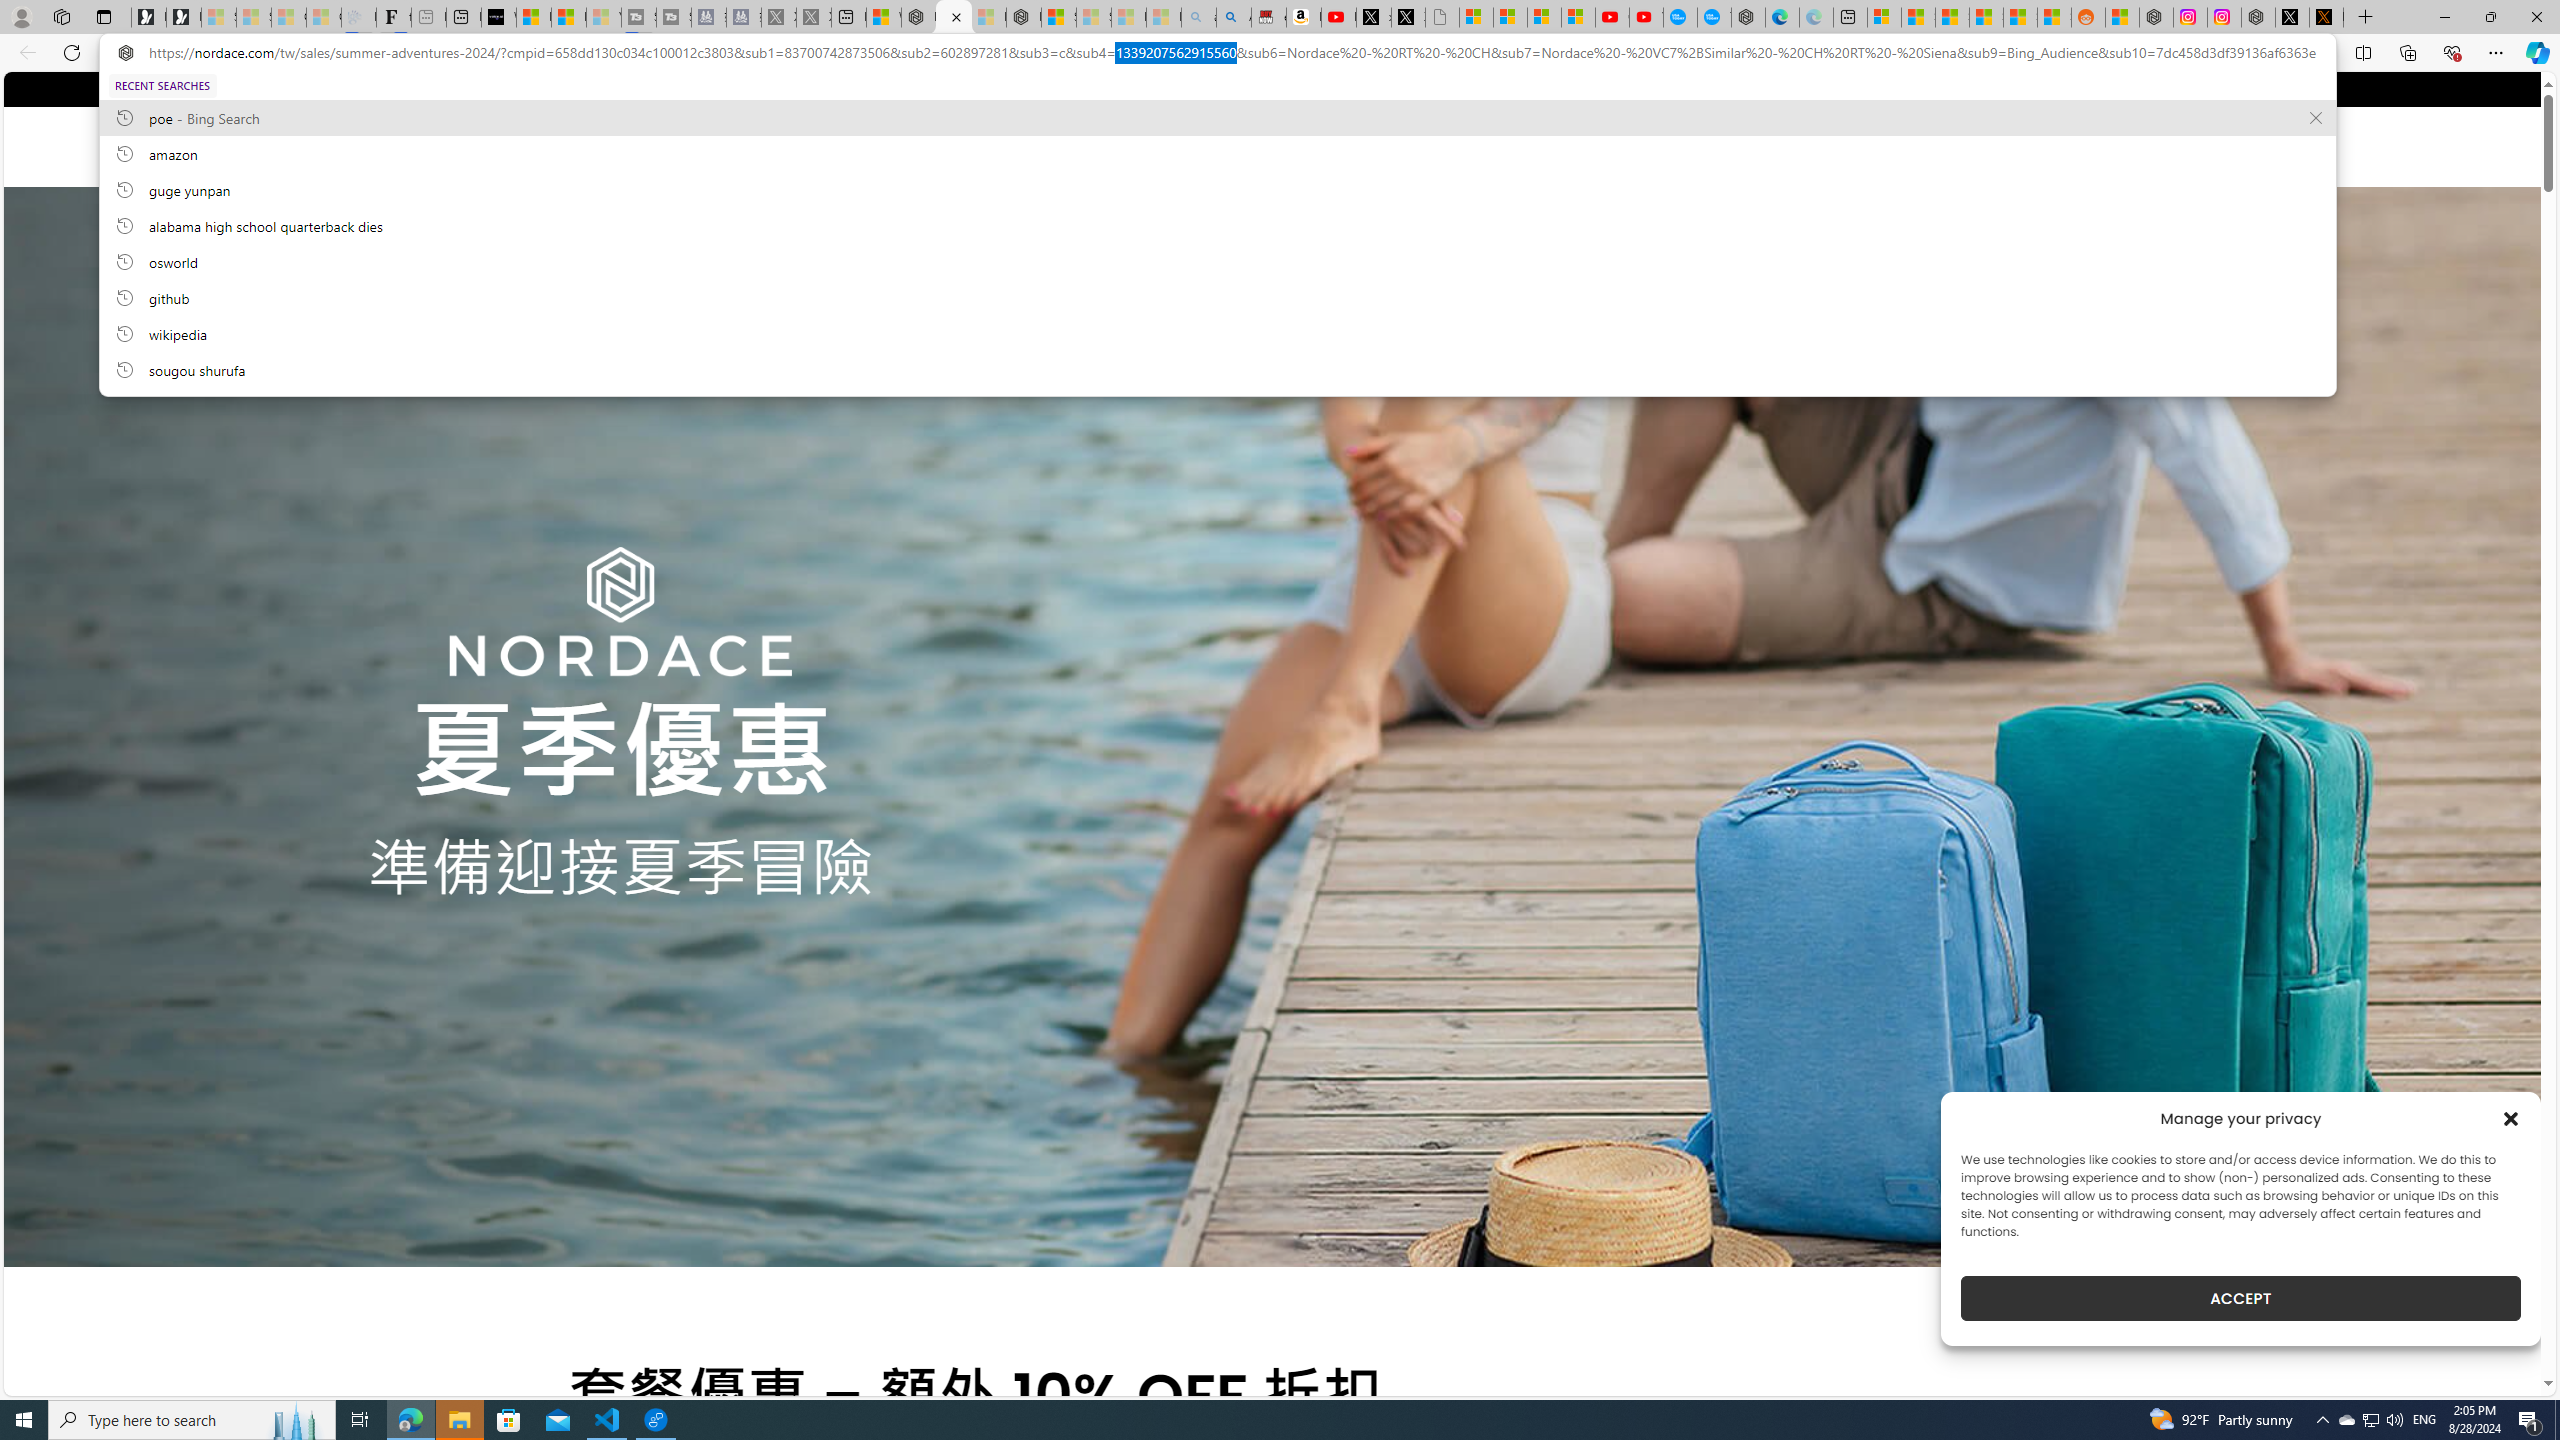 This screenshot has width=2560, height=1440. Describe the element at coordinates (1198, 16) in the screenshot. I see `'amazon - Search - Sleeping'` at that location.